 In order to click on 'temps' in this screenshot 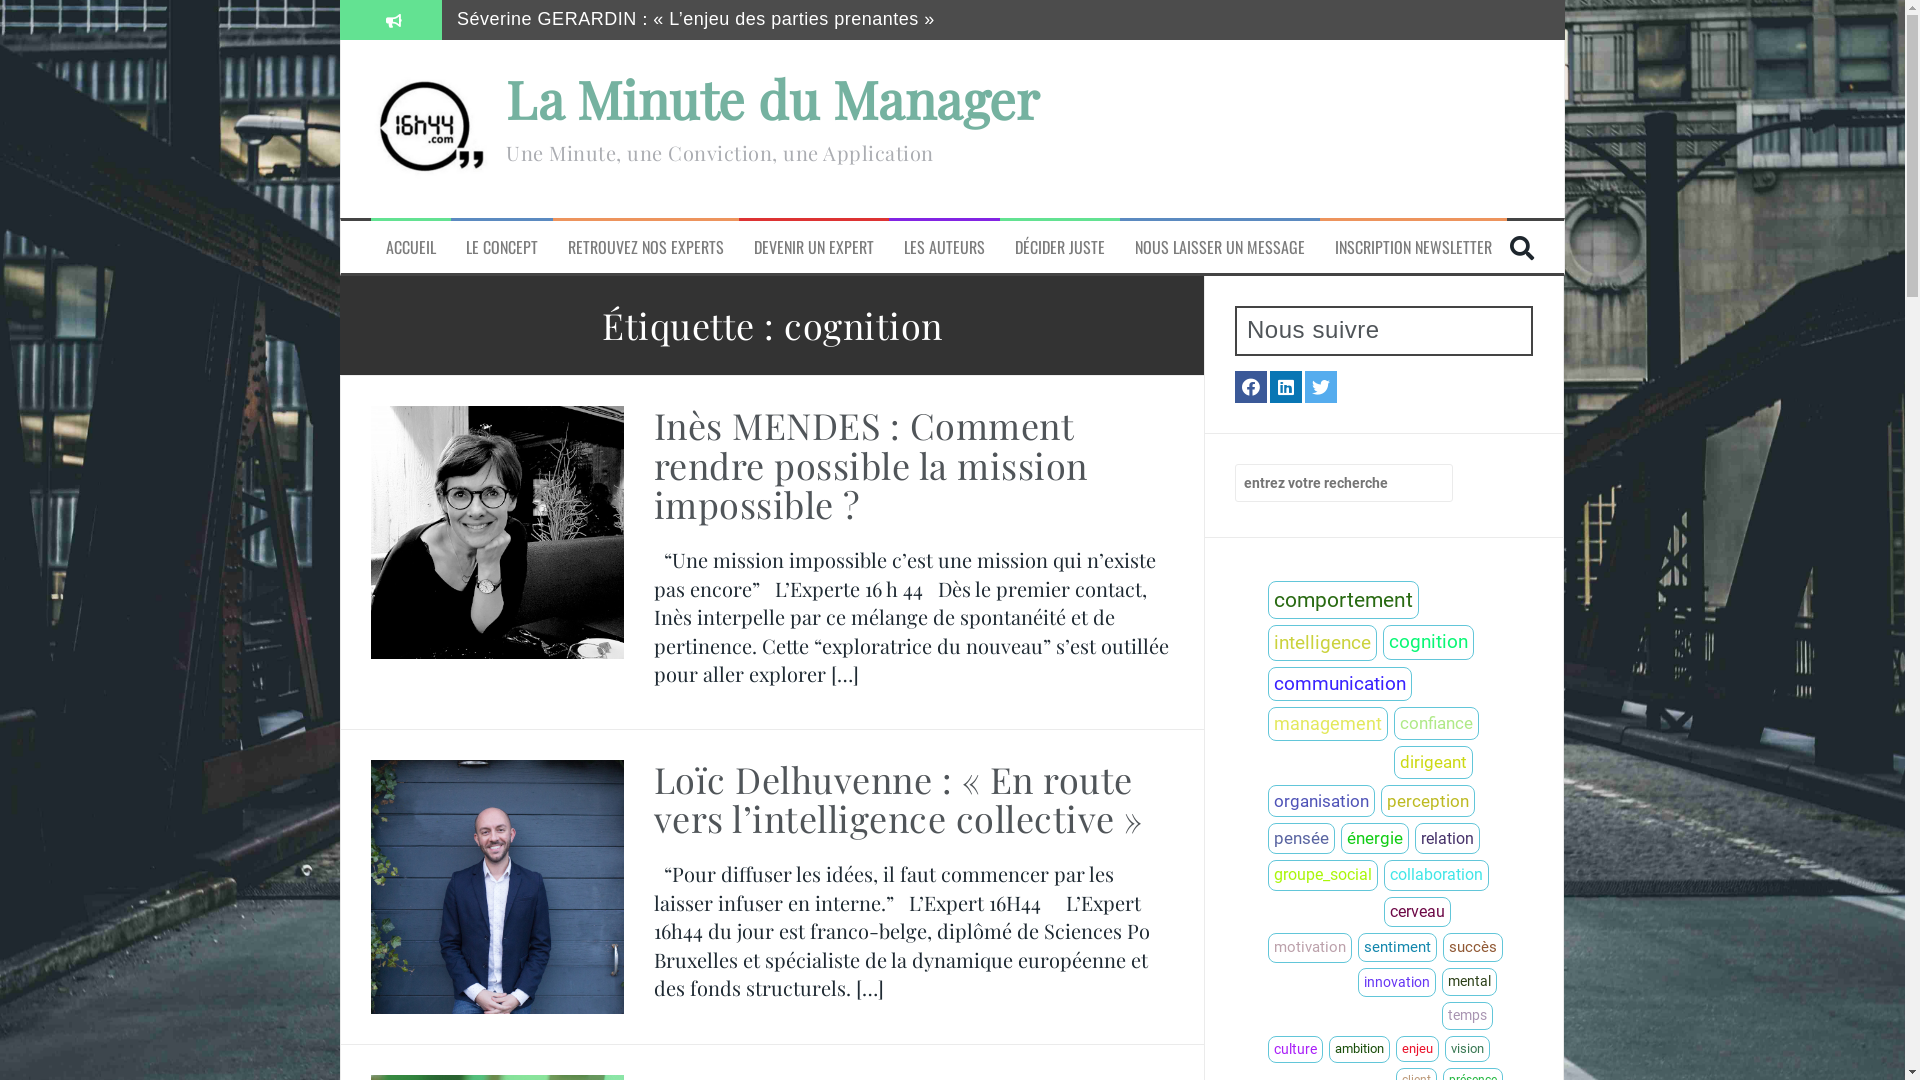, I will do `click(1441, 1015)`.